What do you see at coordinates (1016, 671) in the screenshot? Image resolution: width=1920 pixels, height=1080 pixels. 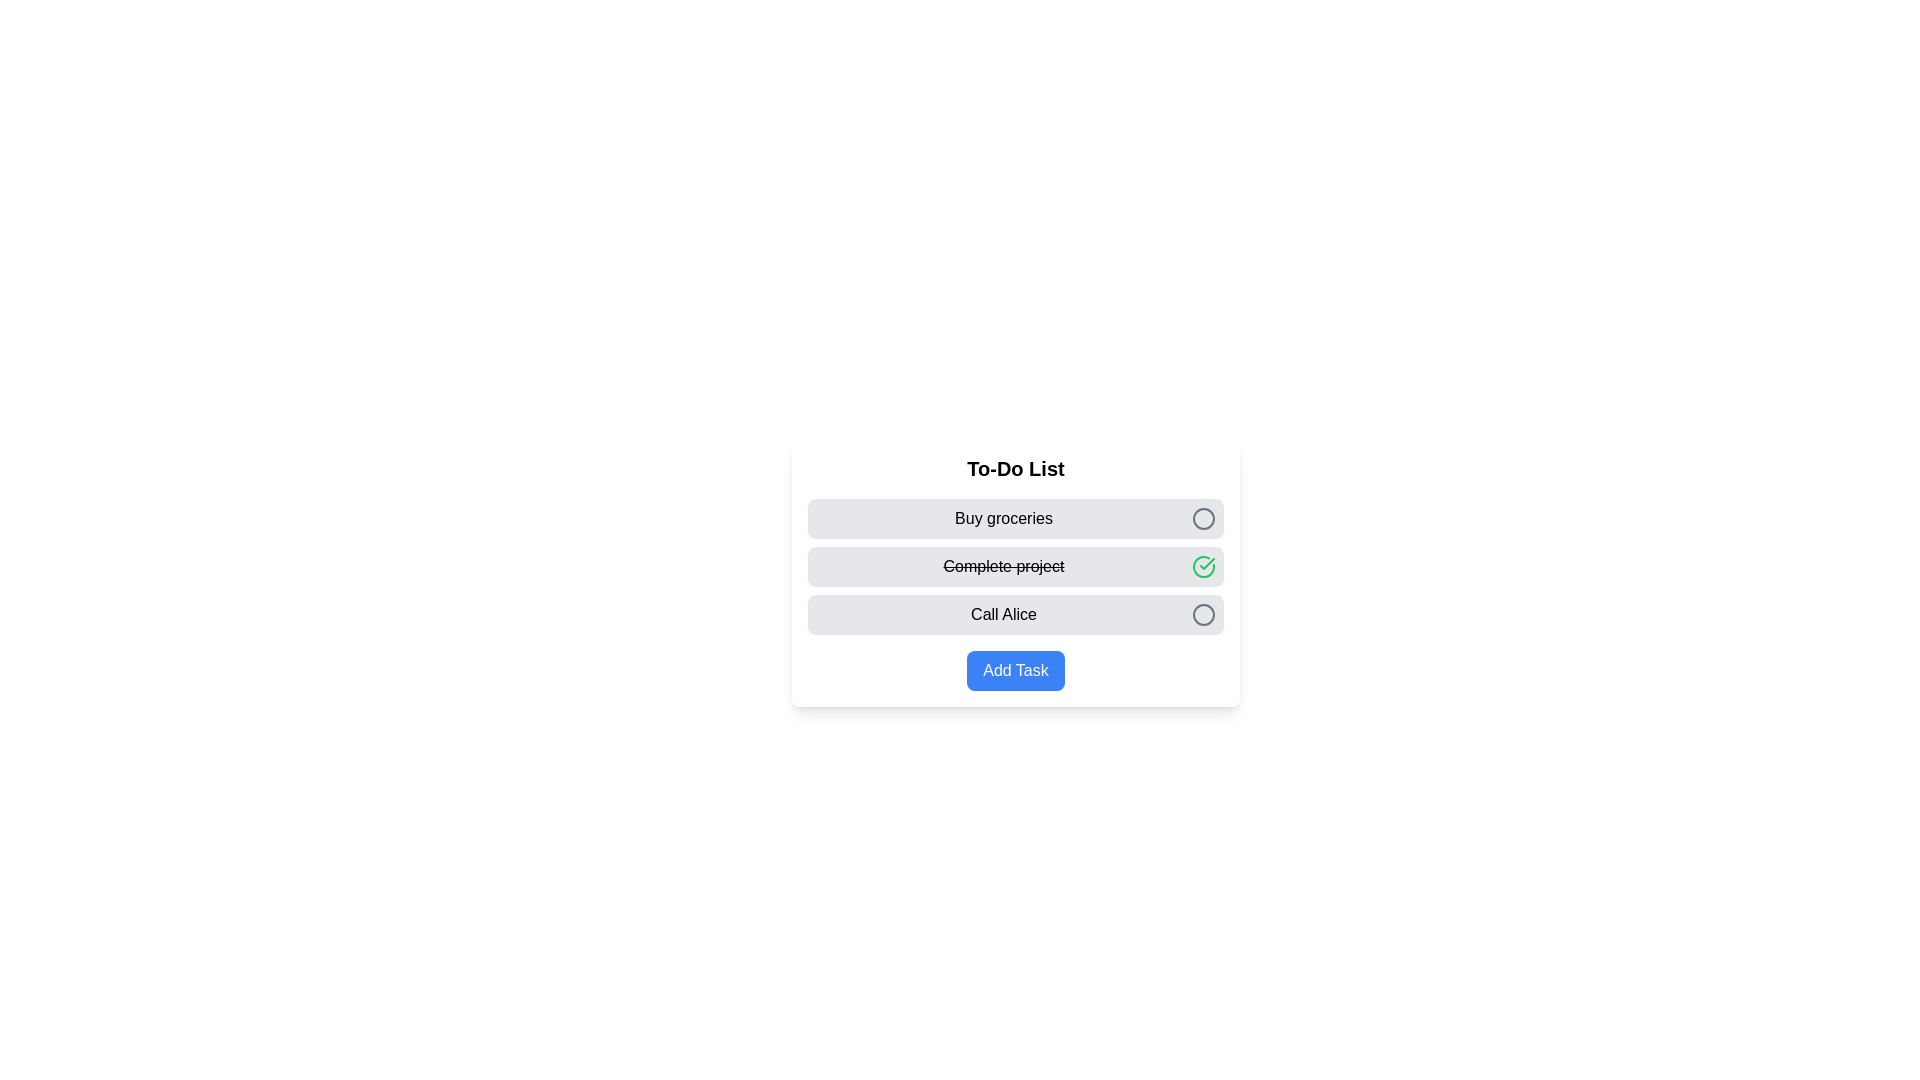 I see `the 'Add Task' button located at the bottom of the to-do list` at bounding box center [1016, 671].